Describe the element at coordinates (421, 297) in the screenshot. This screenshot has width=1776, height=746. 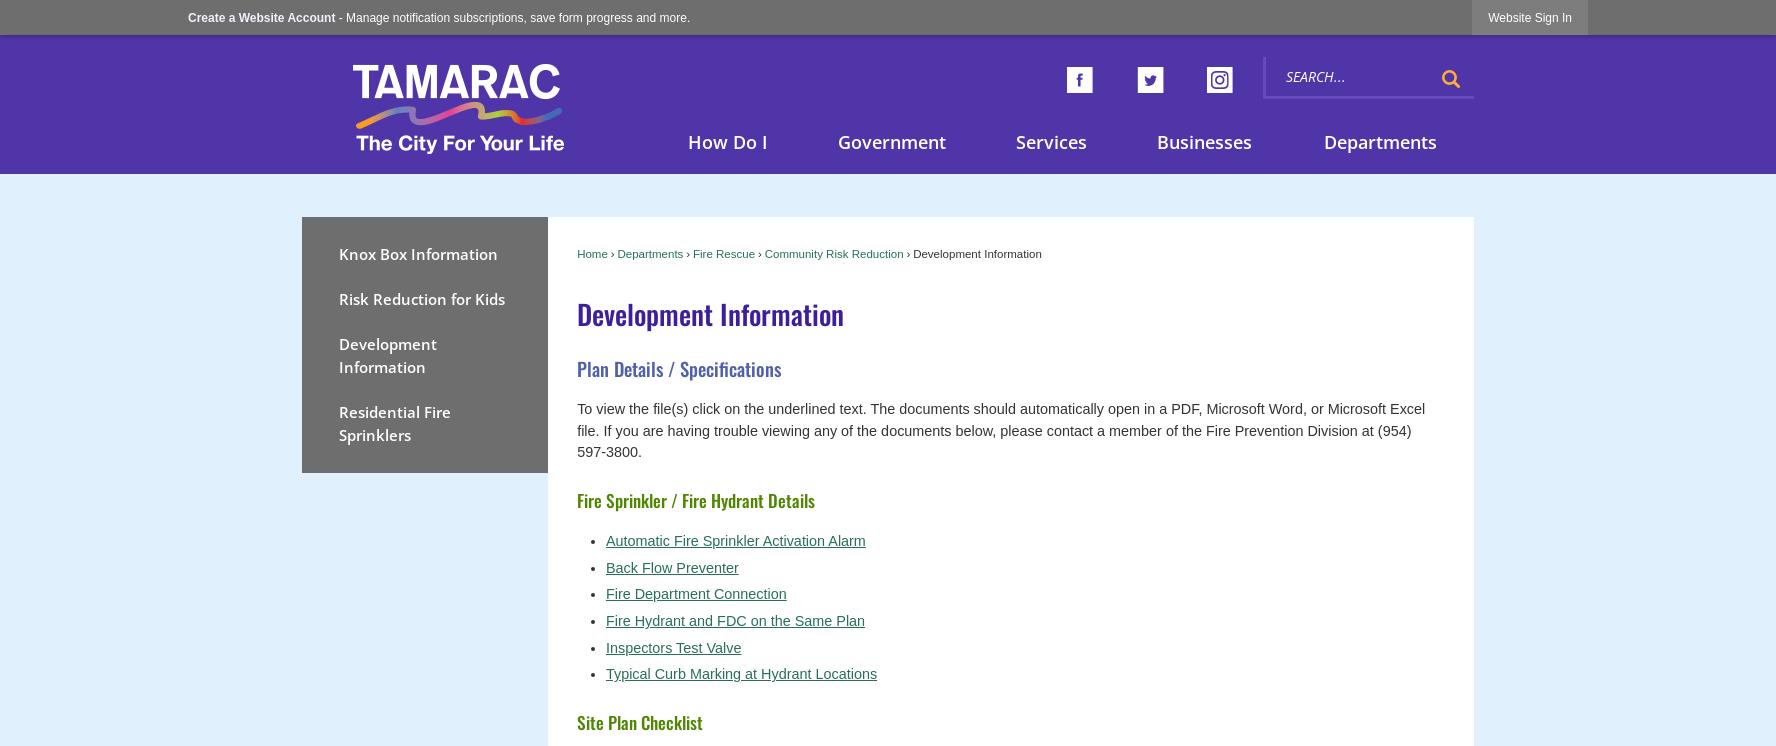
I see `'Risk Reduction for Kids'` at that location.